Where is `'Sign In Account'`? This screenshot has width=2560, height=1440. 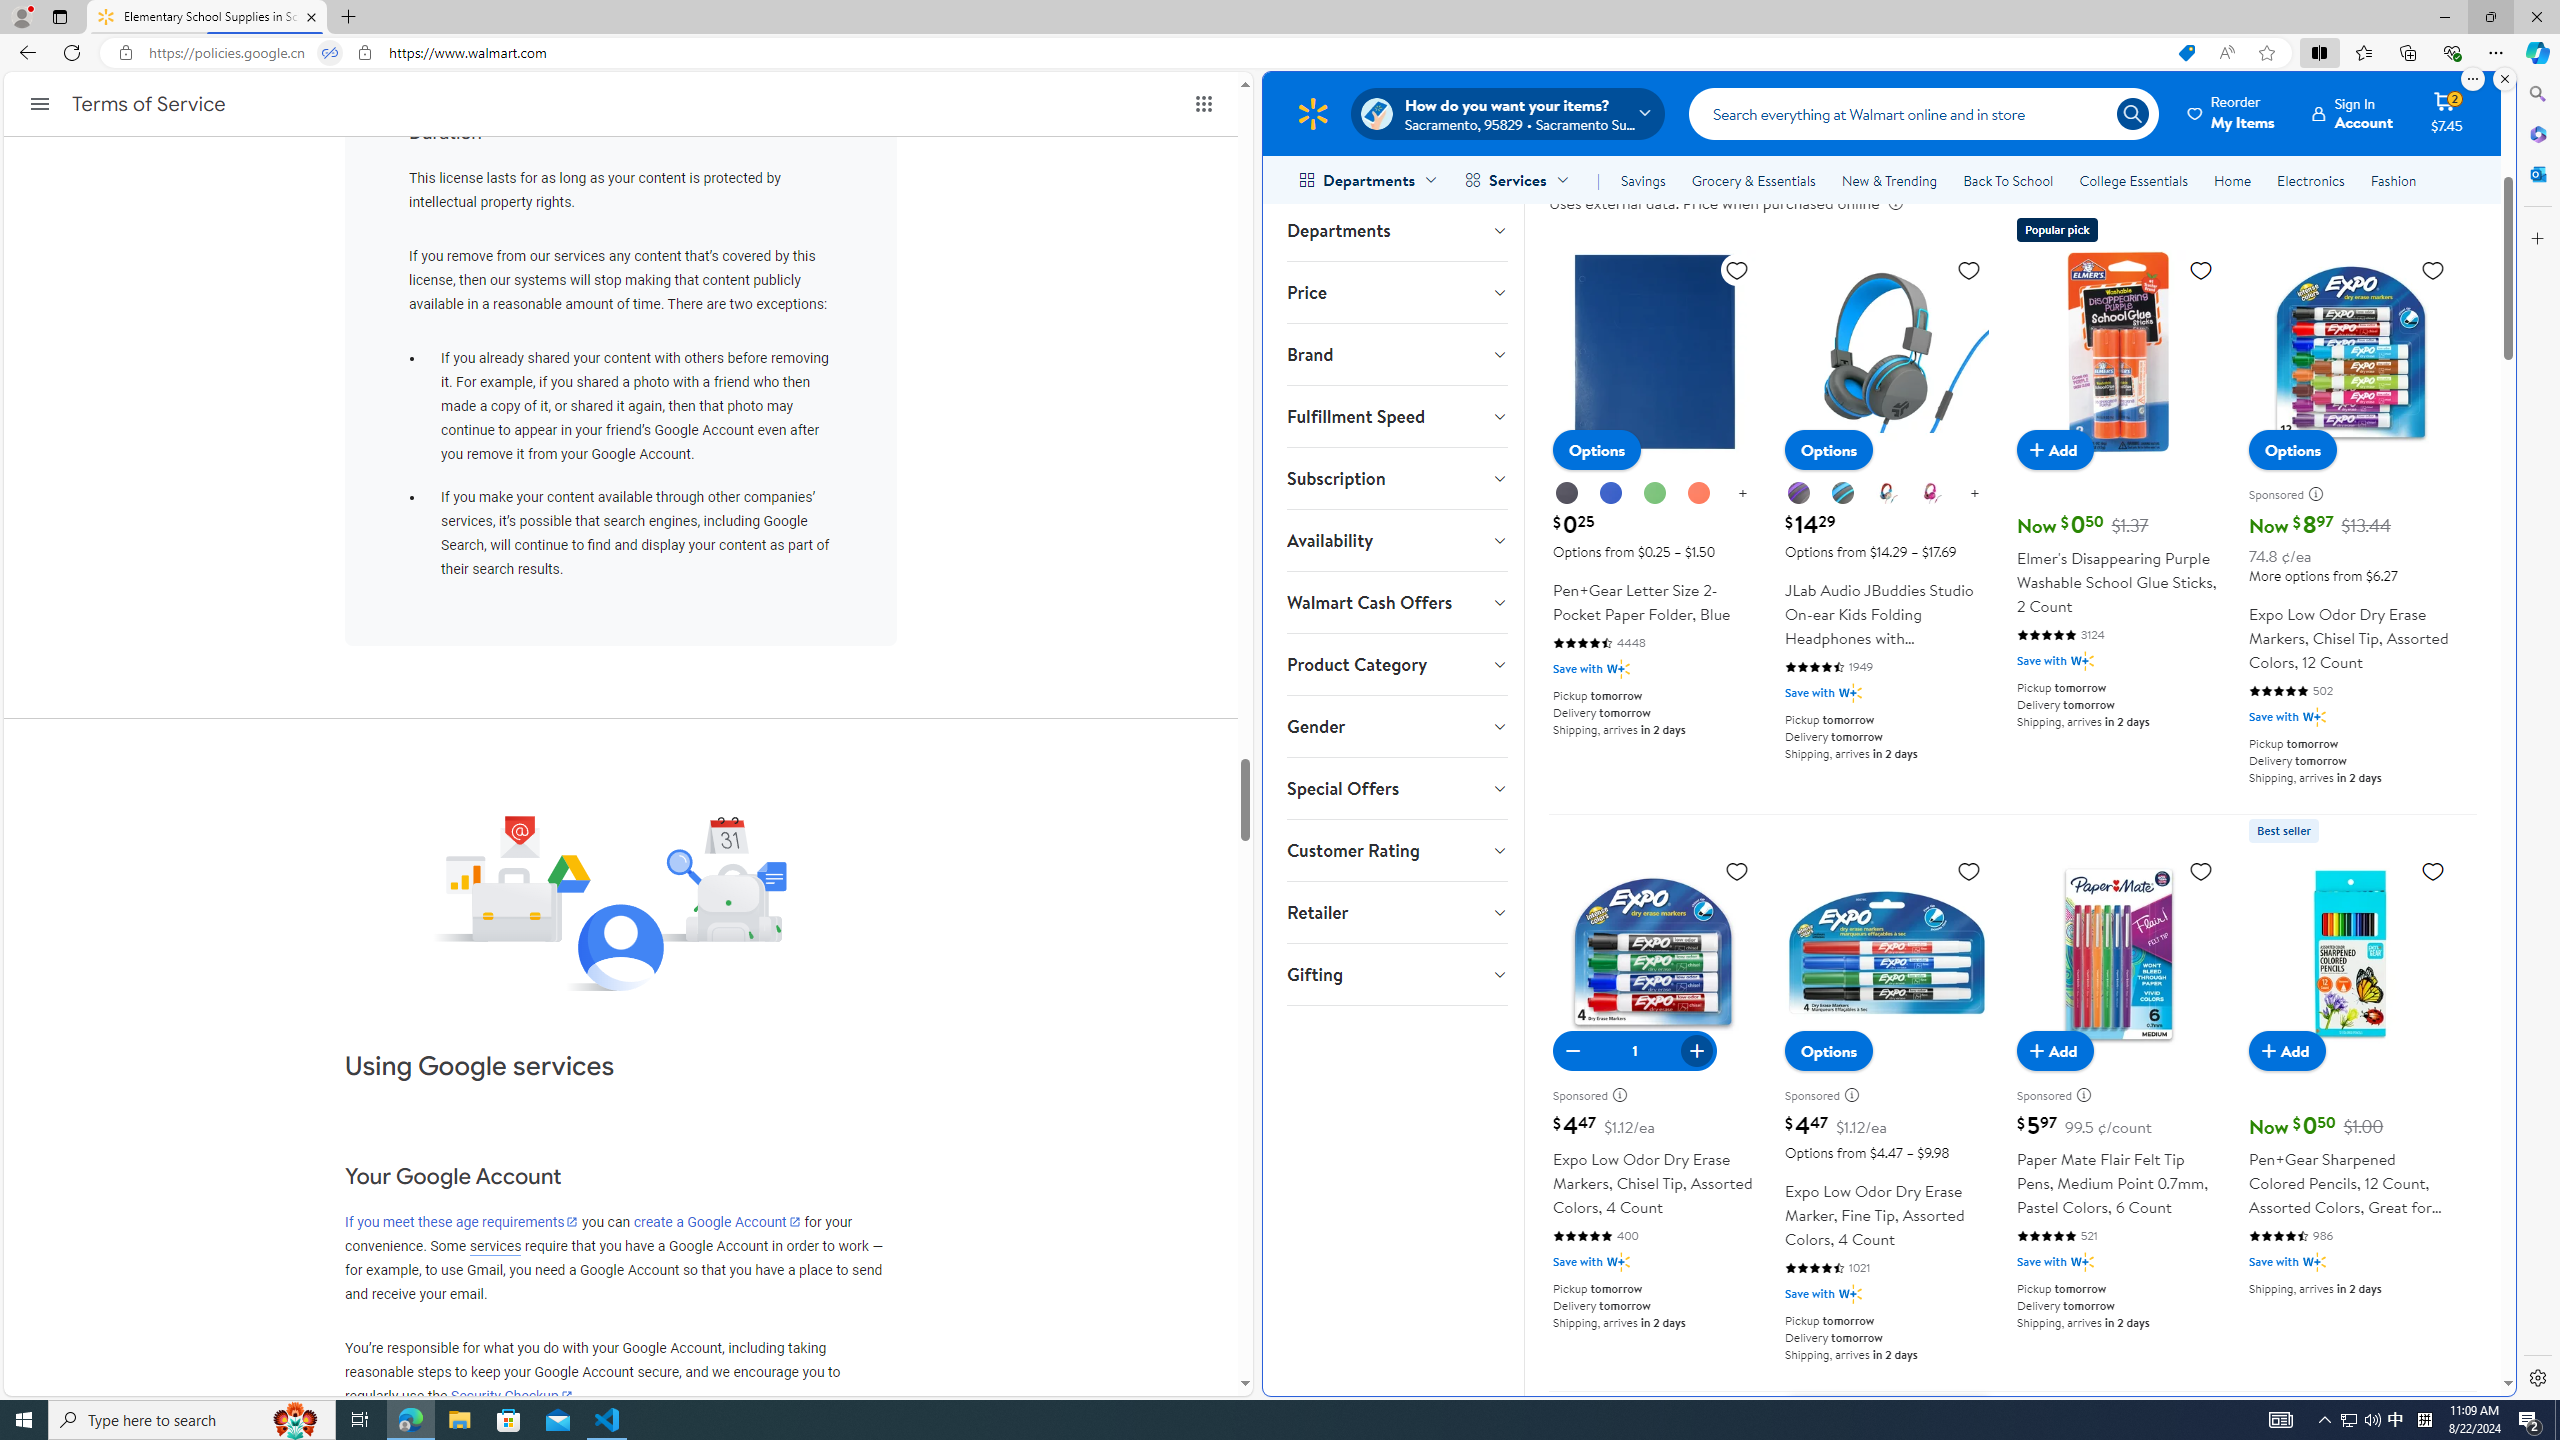 'Sign In Account' is located at coordinates (2352, 112).